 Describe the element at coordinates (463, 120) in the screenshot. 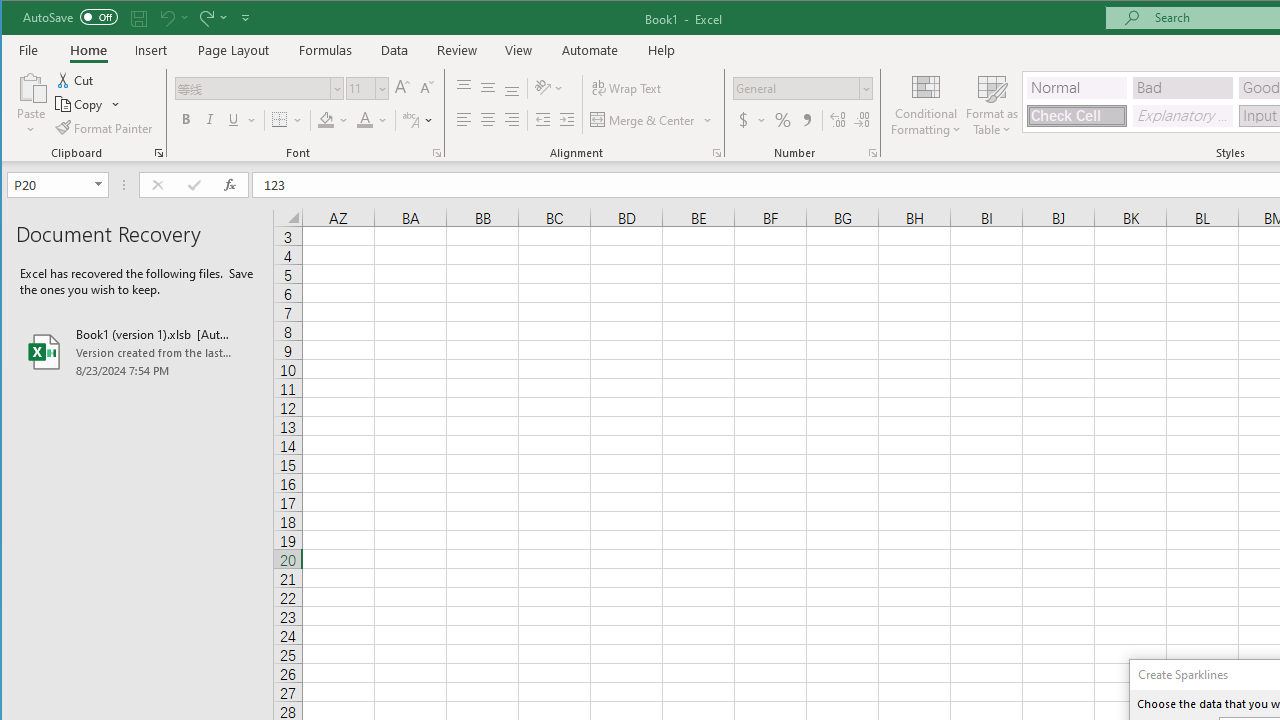

I see `'Align Left'` at that location.